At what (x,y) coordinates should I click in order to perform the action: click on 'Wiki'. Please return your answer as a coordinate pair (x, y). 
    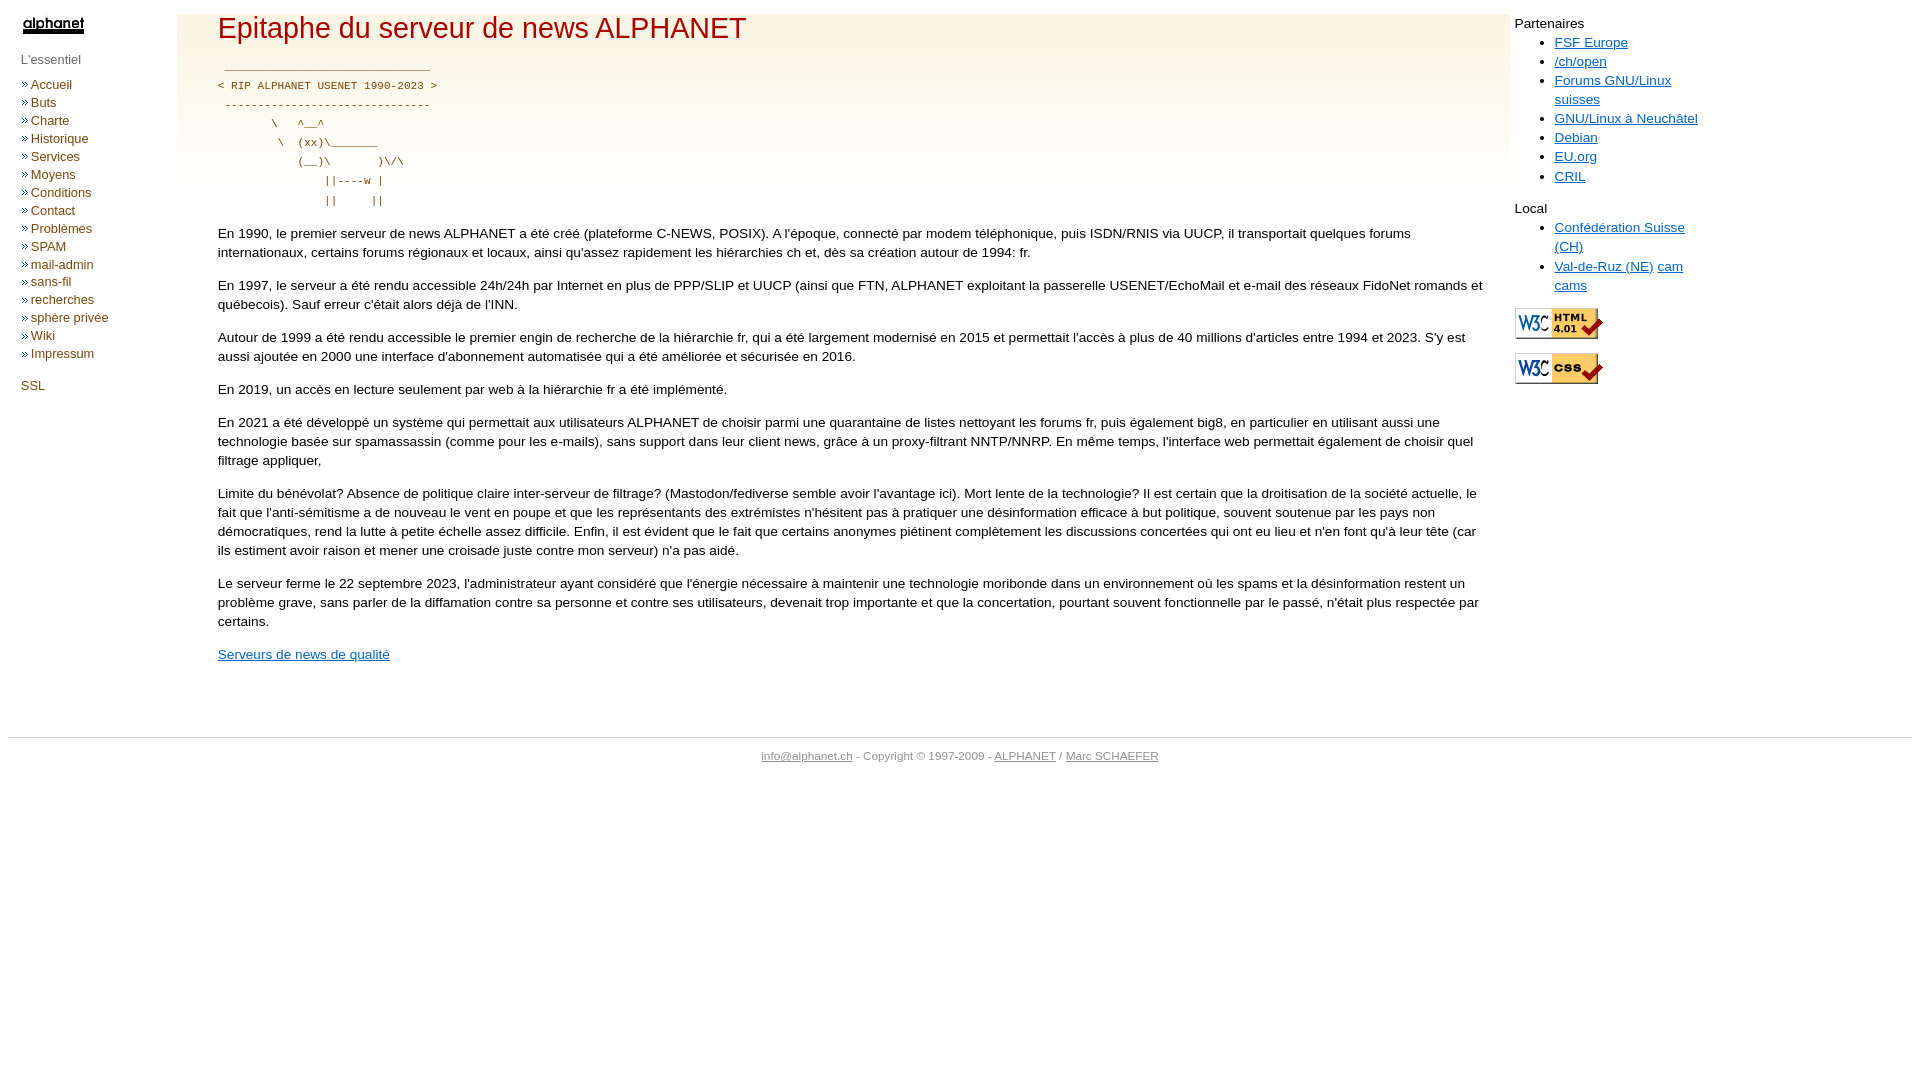
    Looking at the image, I should click on (43, 334).